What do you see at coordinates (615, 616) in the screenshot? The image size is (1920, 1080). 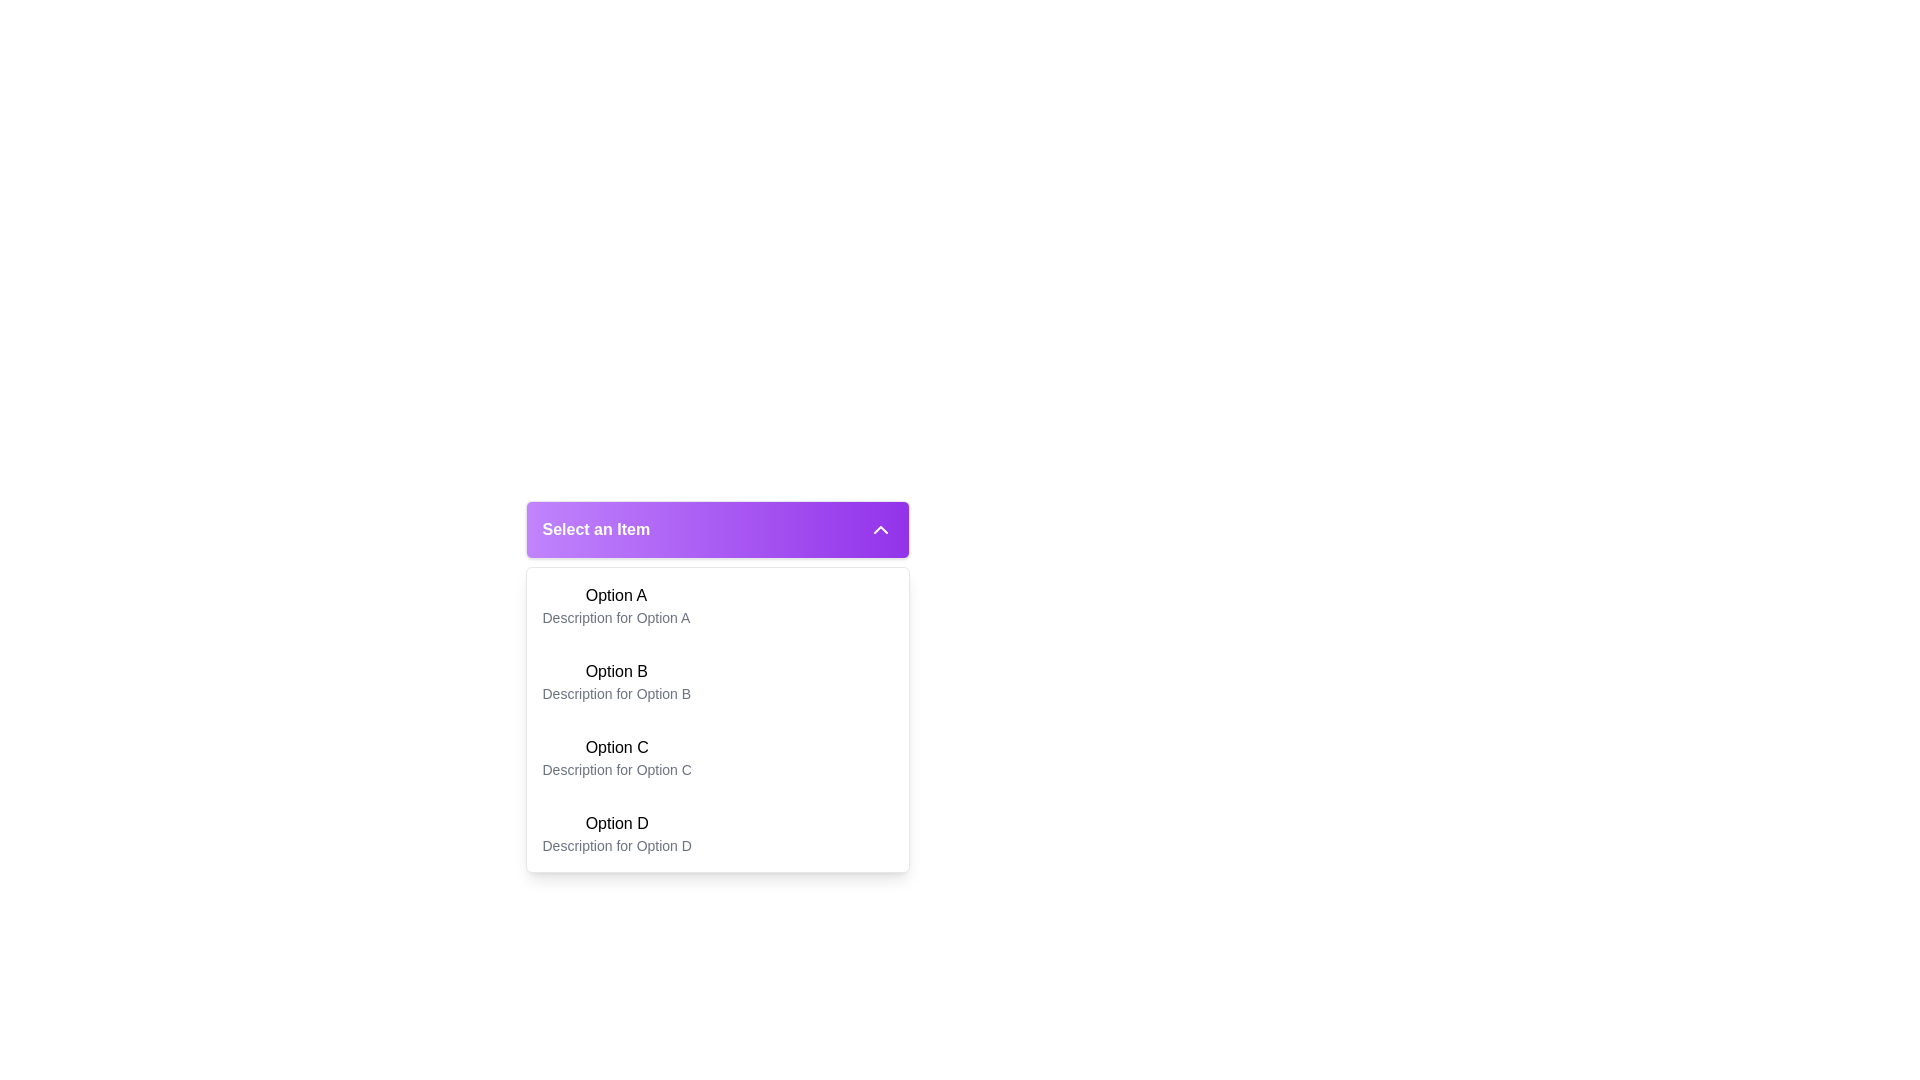 I see `the text label providing a description for 'Option A' located inside the dropdown menu, positioned directly below it` at bounding box center [615, 616].